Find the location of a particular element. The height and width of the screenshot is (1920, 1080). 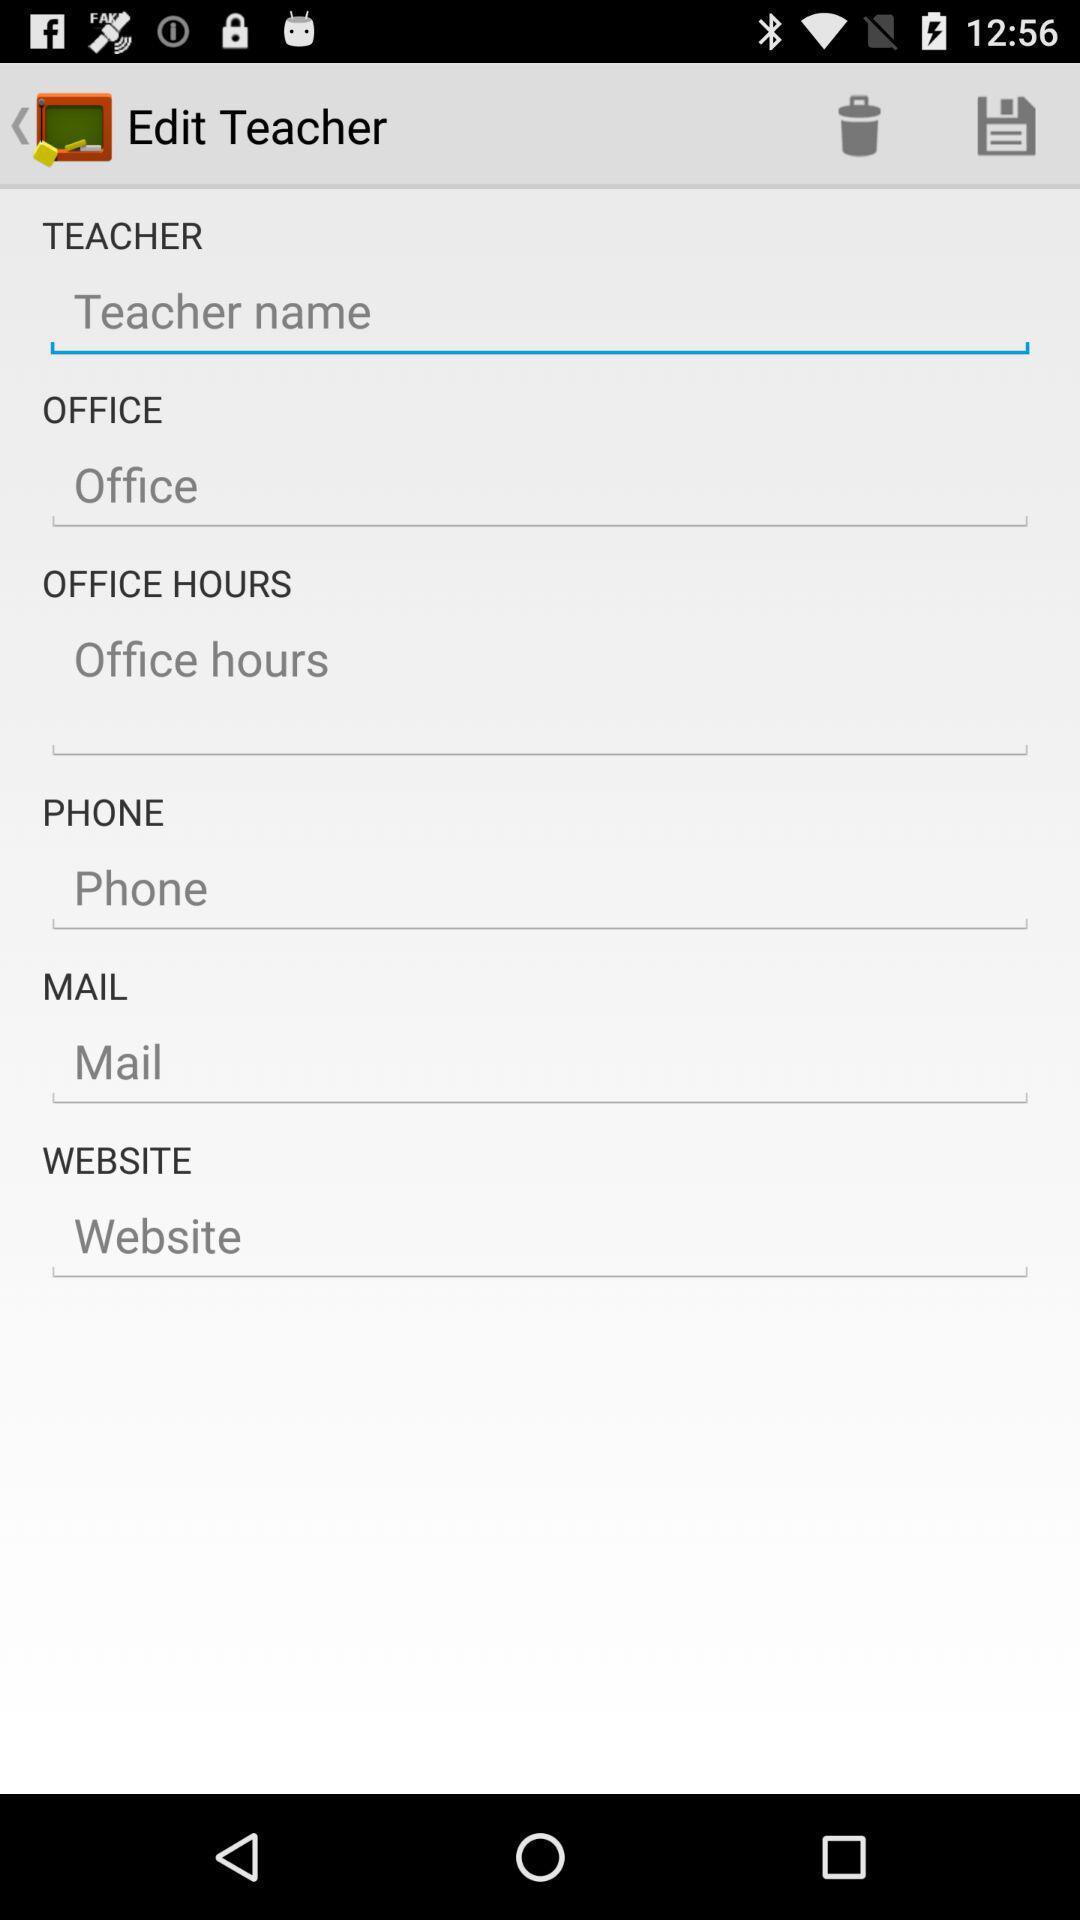

input office hours is located at coordinates (540, 686).